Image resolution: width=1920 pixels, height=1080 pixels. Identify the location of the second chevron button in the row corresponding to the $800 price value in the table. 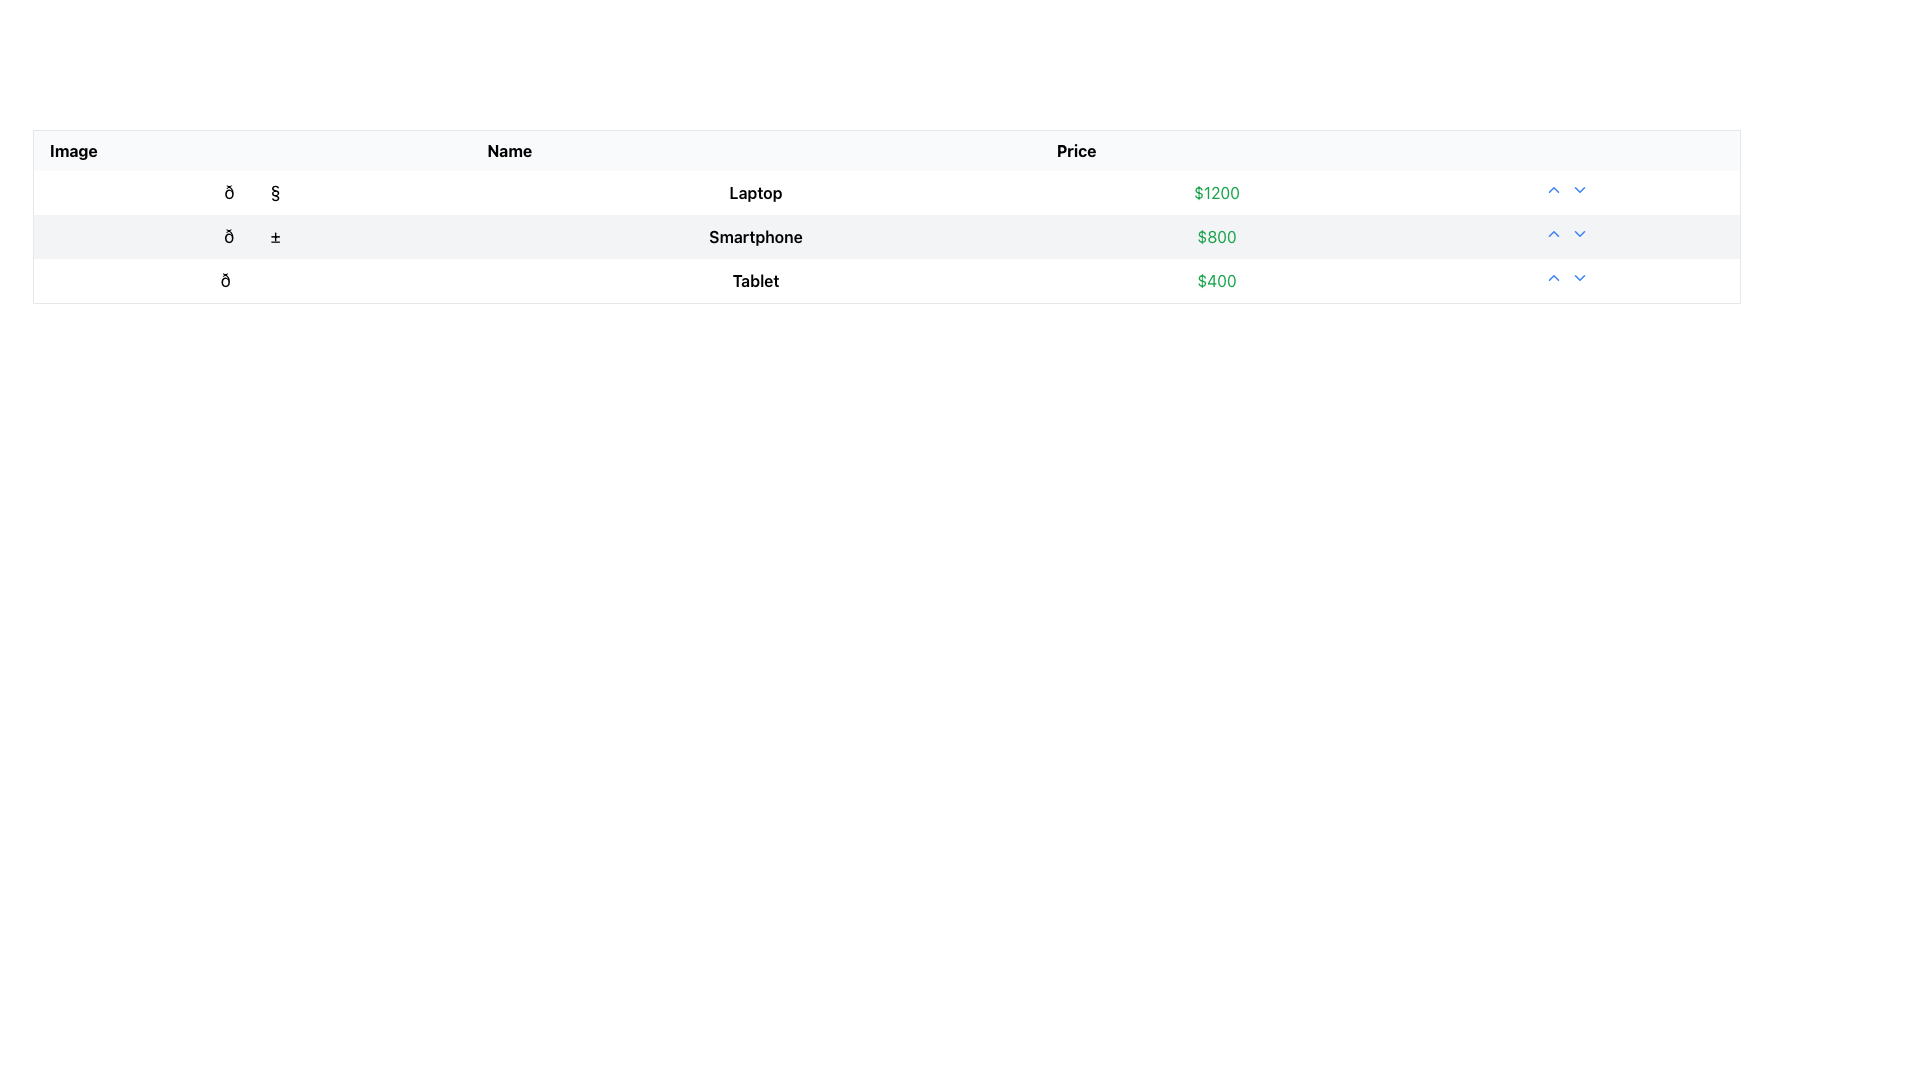
(1578, 233).